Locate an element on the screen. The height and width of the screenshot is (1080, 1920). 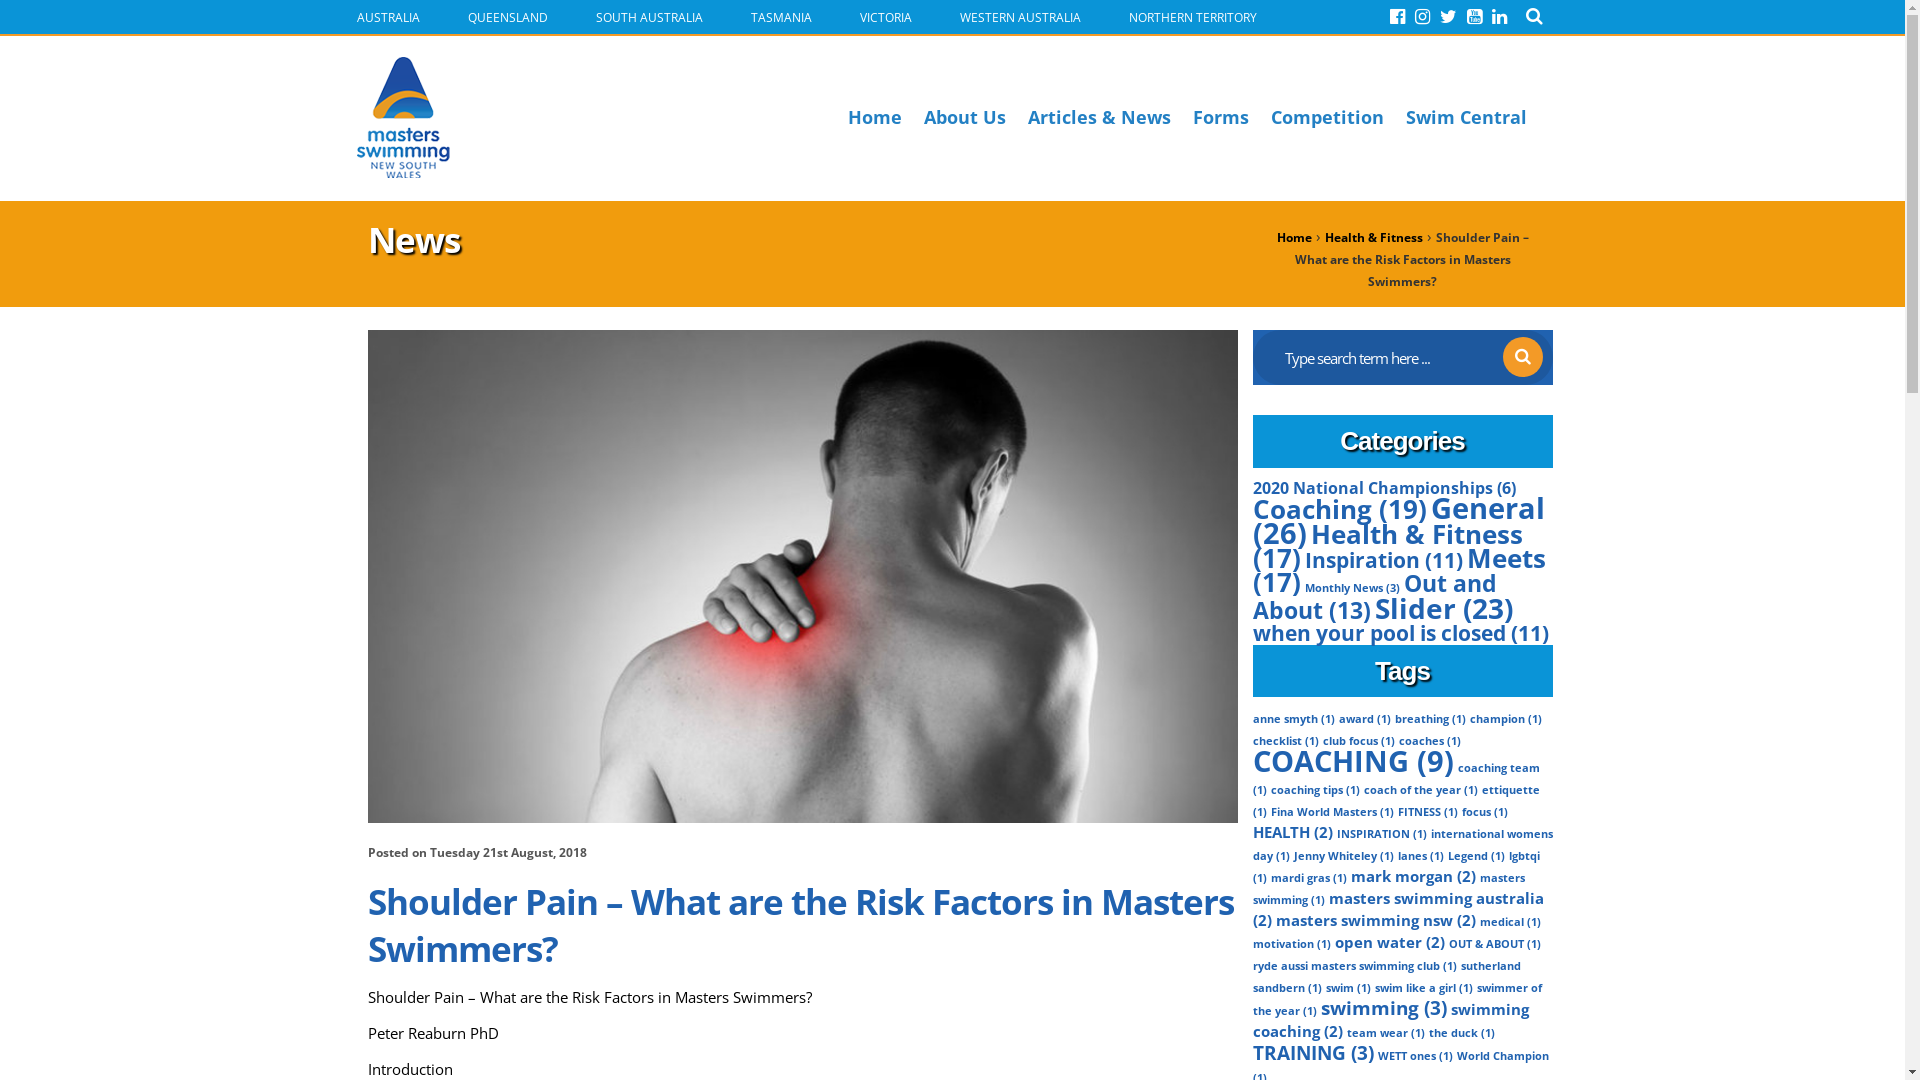
'masters swimming (1)' is located at coordinates (1251, 887).